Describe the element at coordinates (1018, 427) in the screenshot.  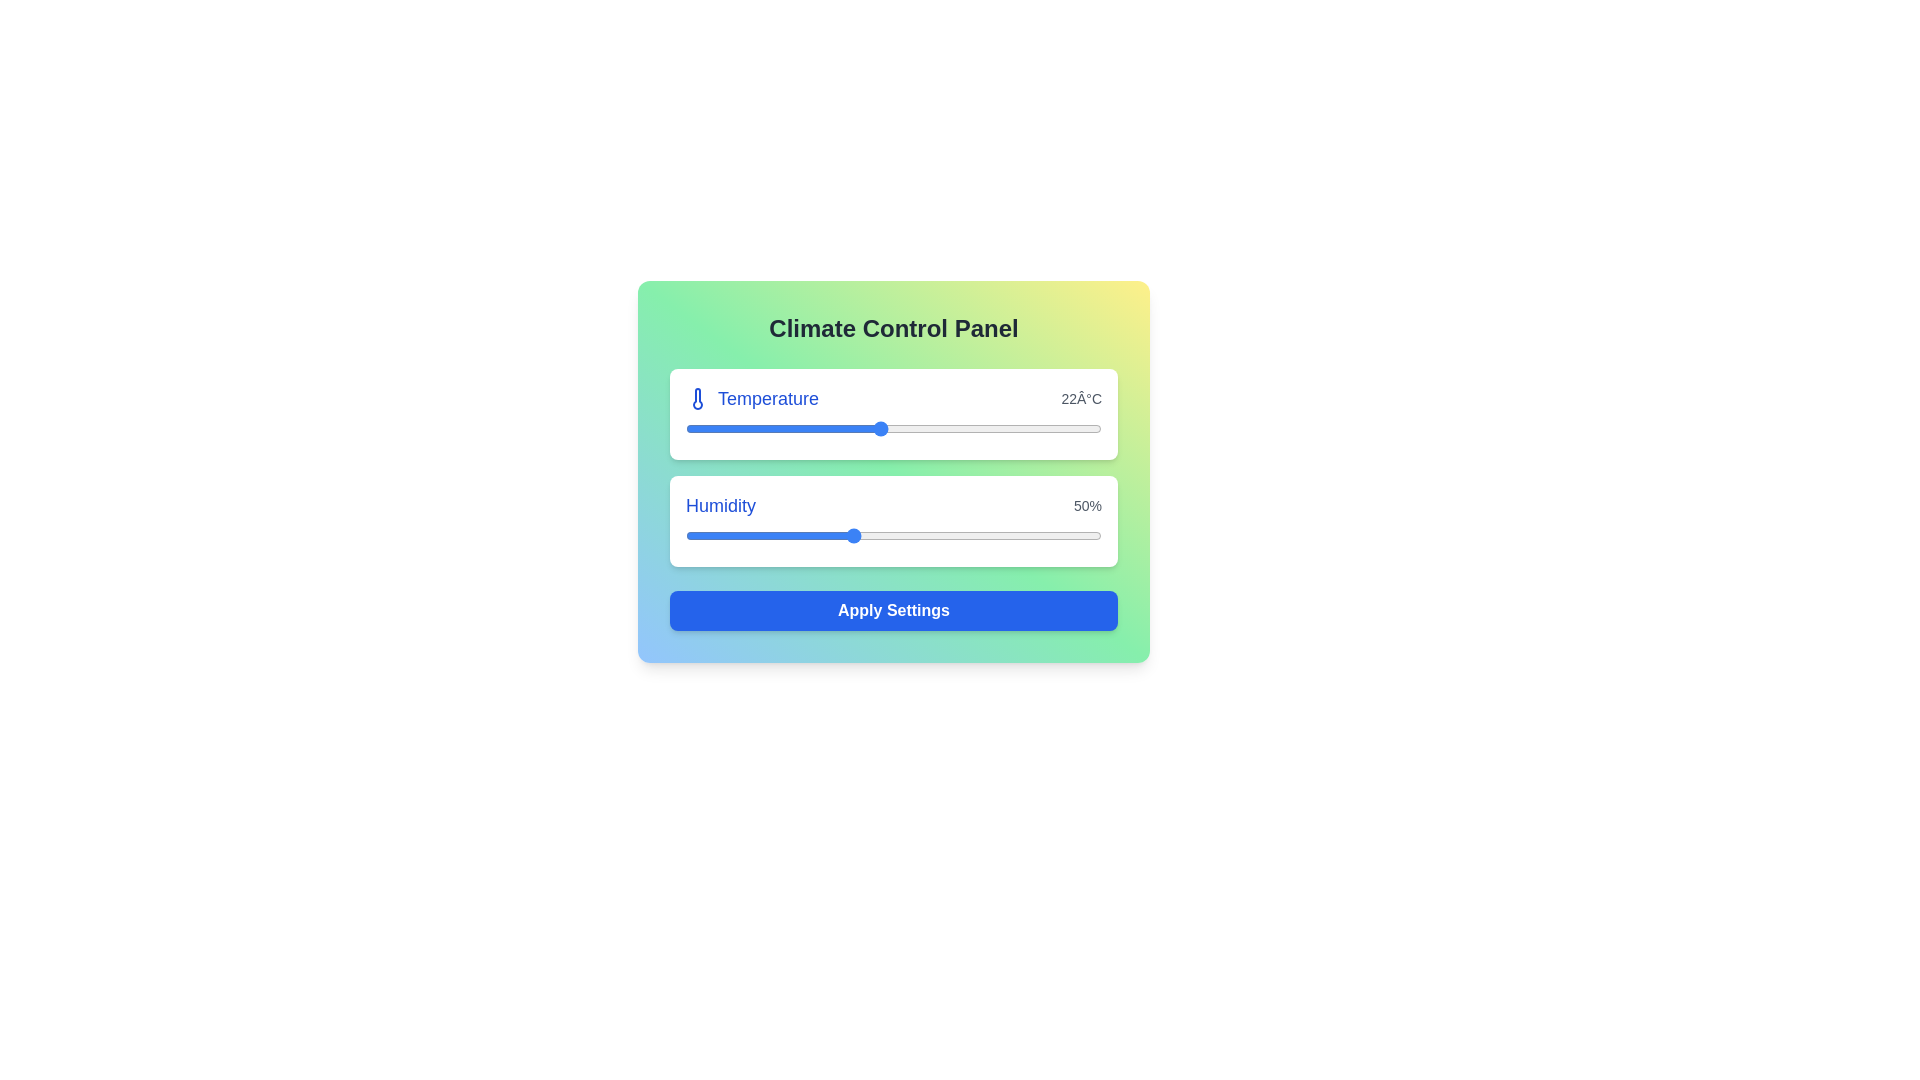
I see `the temperature slider` at that location.